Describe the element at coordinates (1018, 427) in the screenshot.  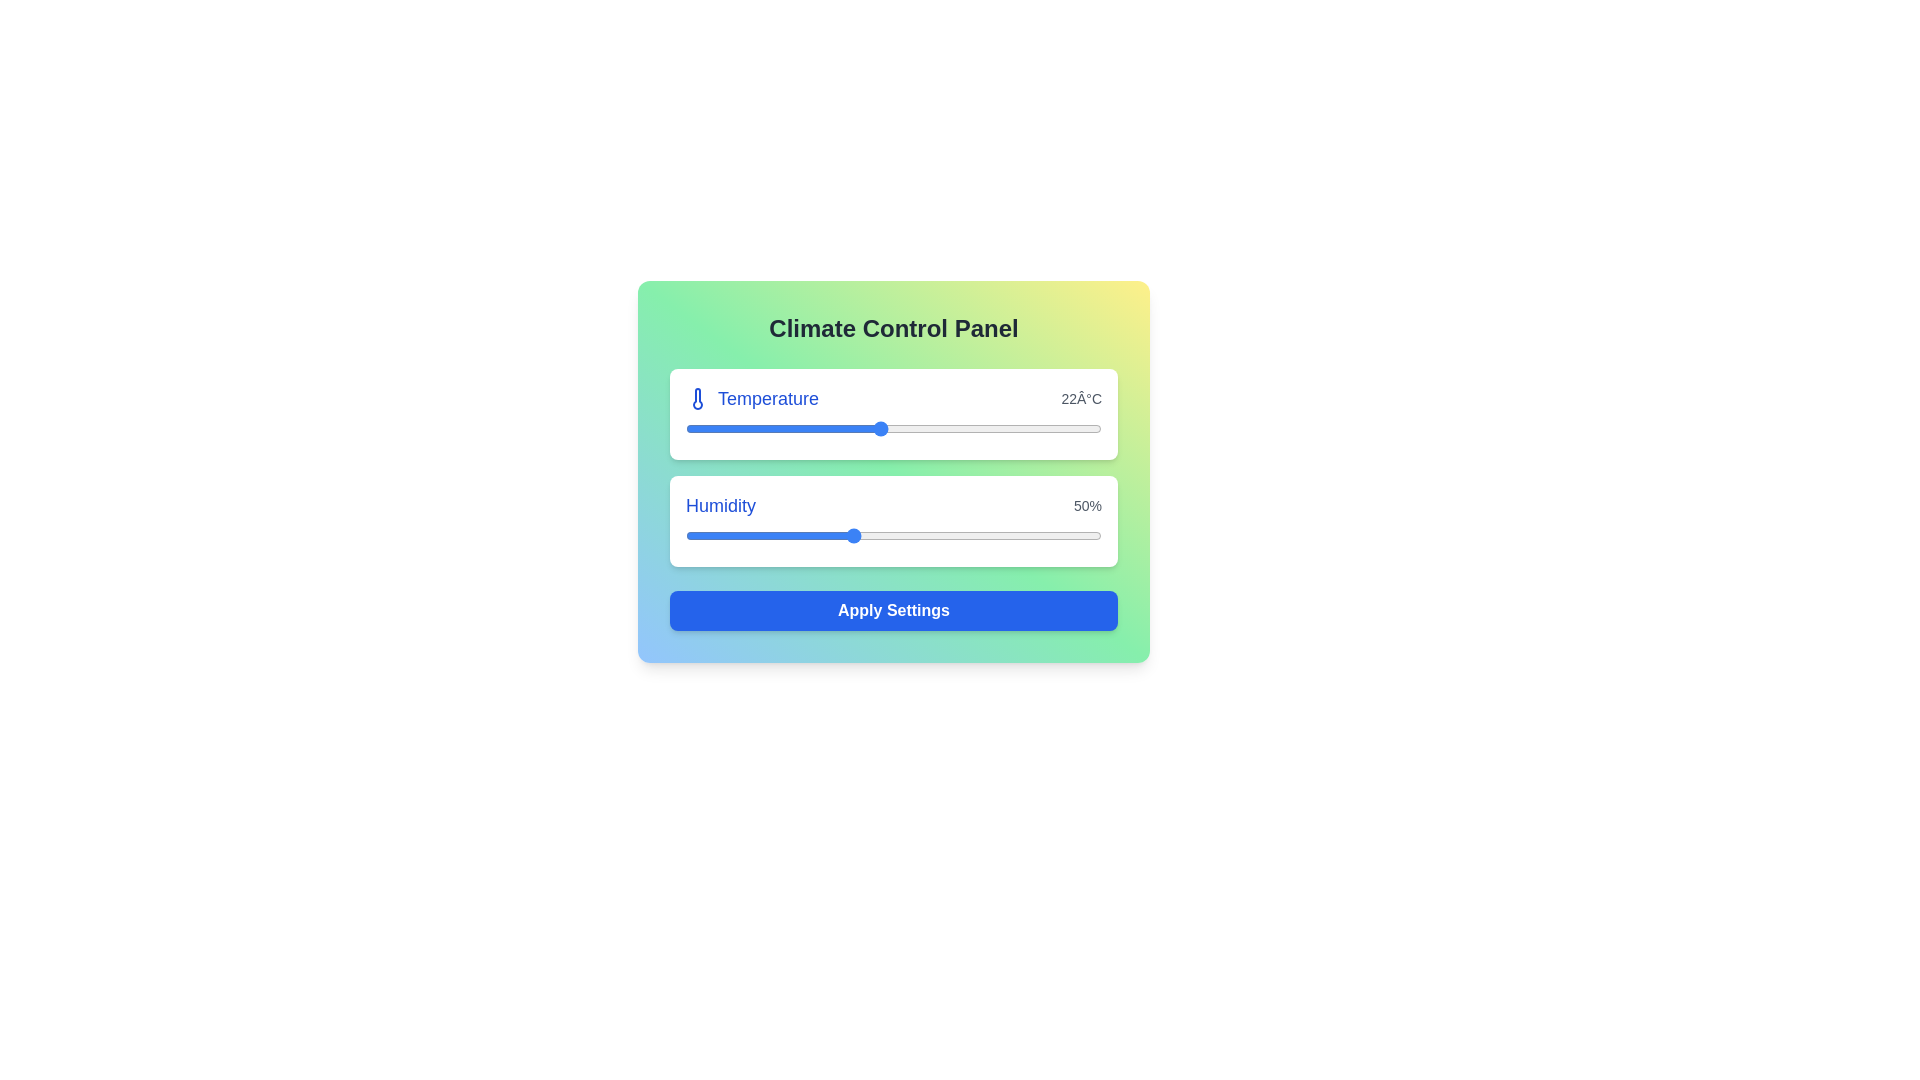
I see `the temperature slider` at that location.